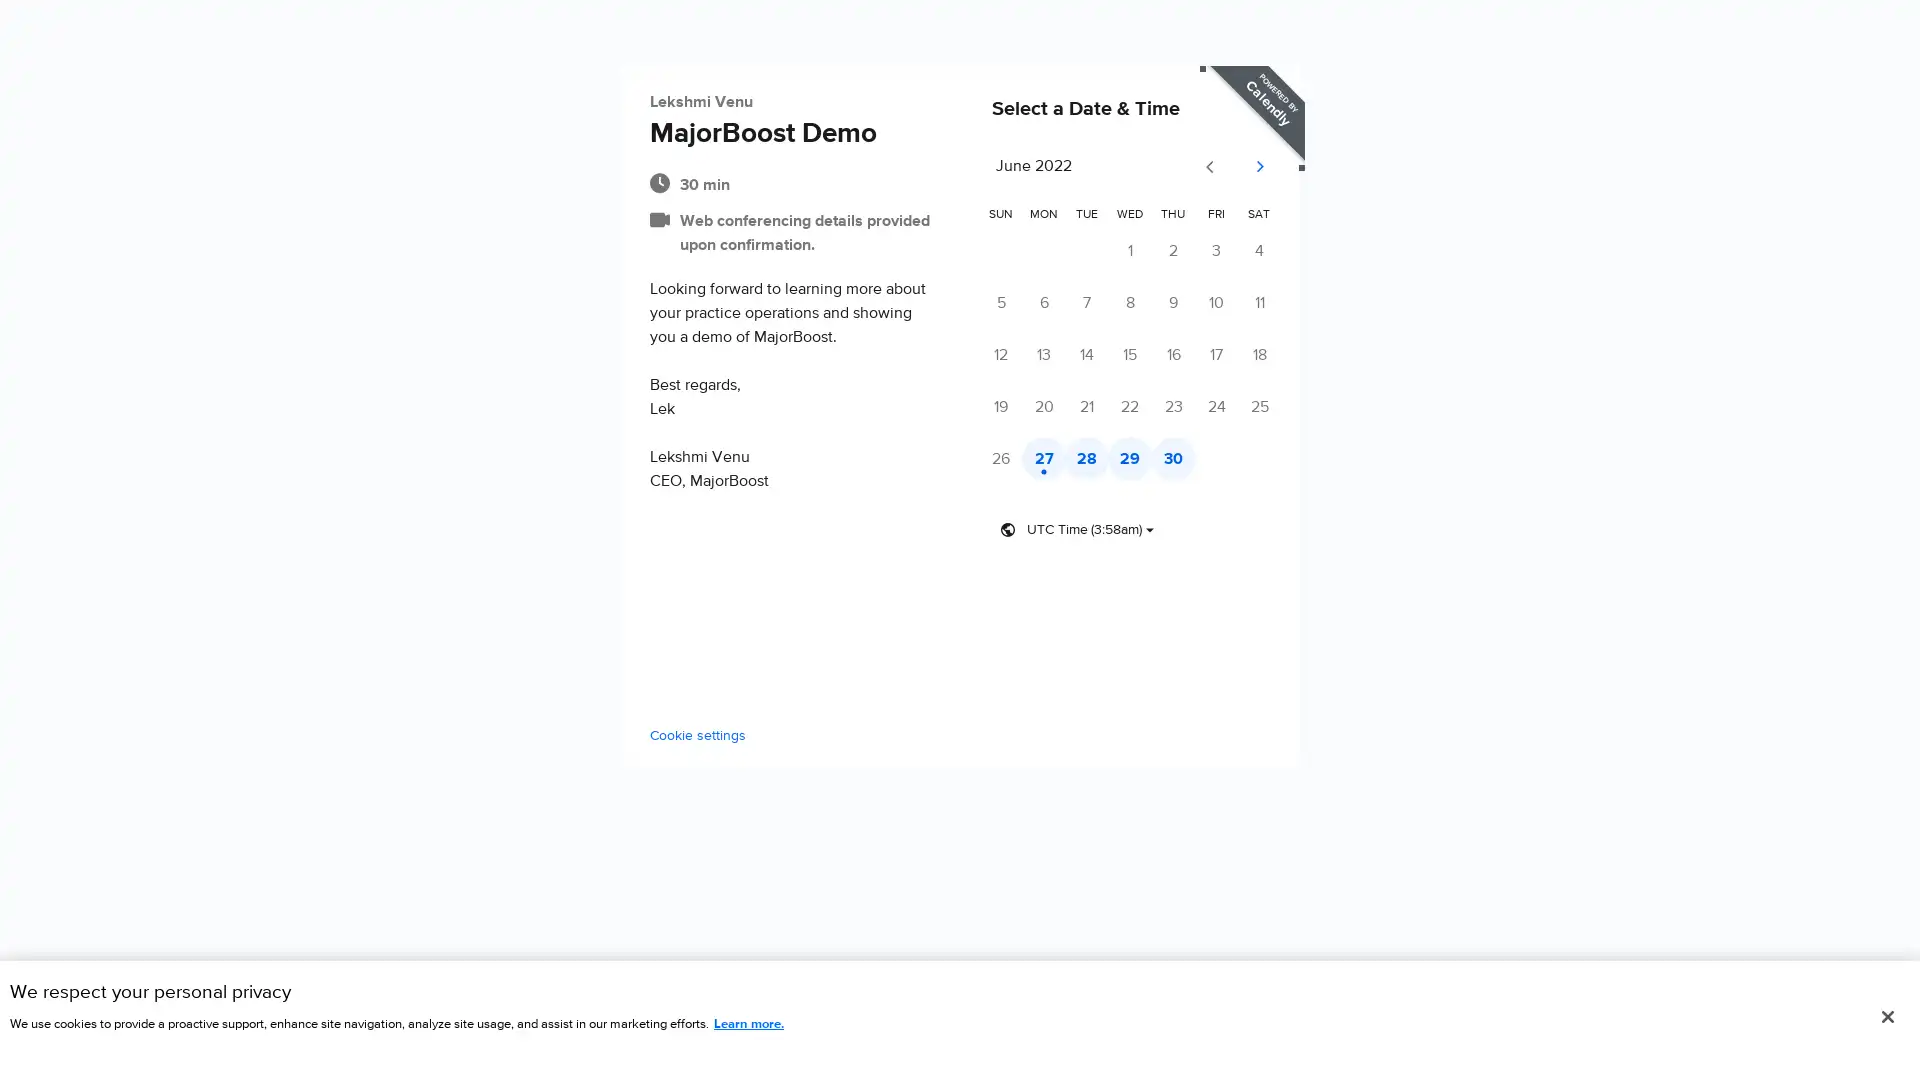  I want to click on Wednesday, June 22 - No times available, so click(1158, 407).